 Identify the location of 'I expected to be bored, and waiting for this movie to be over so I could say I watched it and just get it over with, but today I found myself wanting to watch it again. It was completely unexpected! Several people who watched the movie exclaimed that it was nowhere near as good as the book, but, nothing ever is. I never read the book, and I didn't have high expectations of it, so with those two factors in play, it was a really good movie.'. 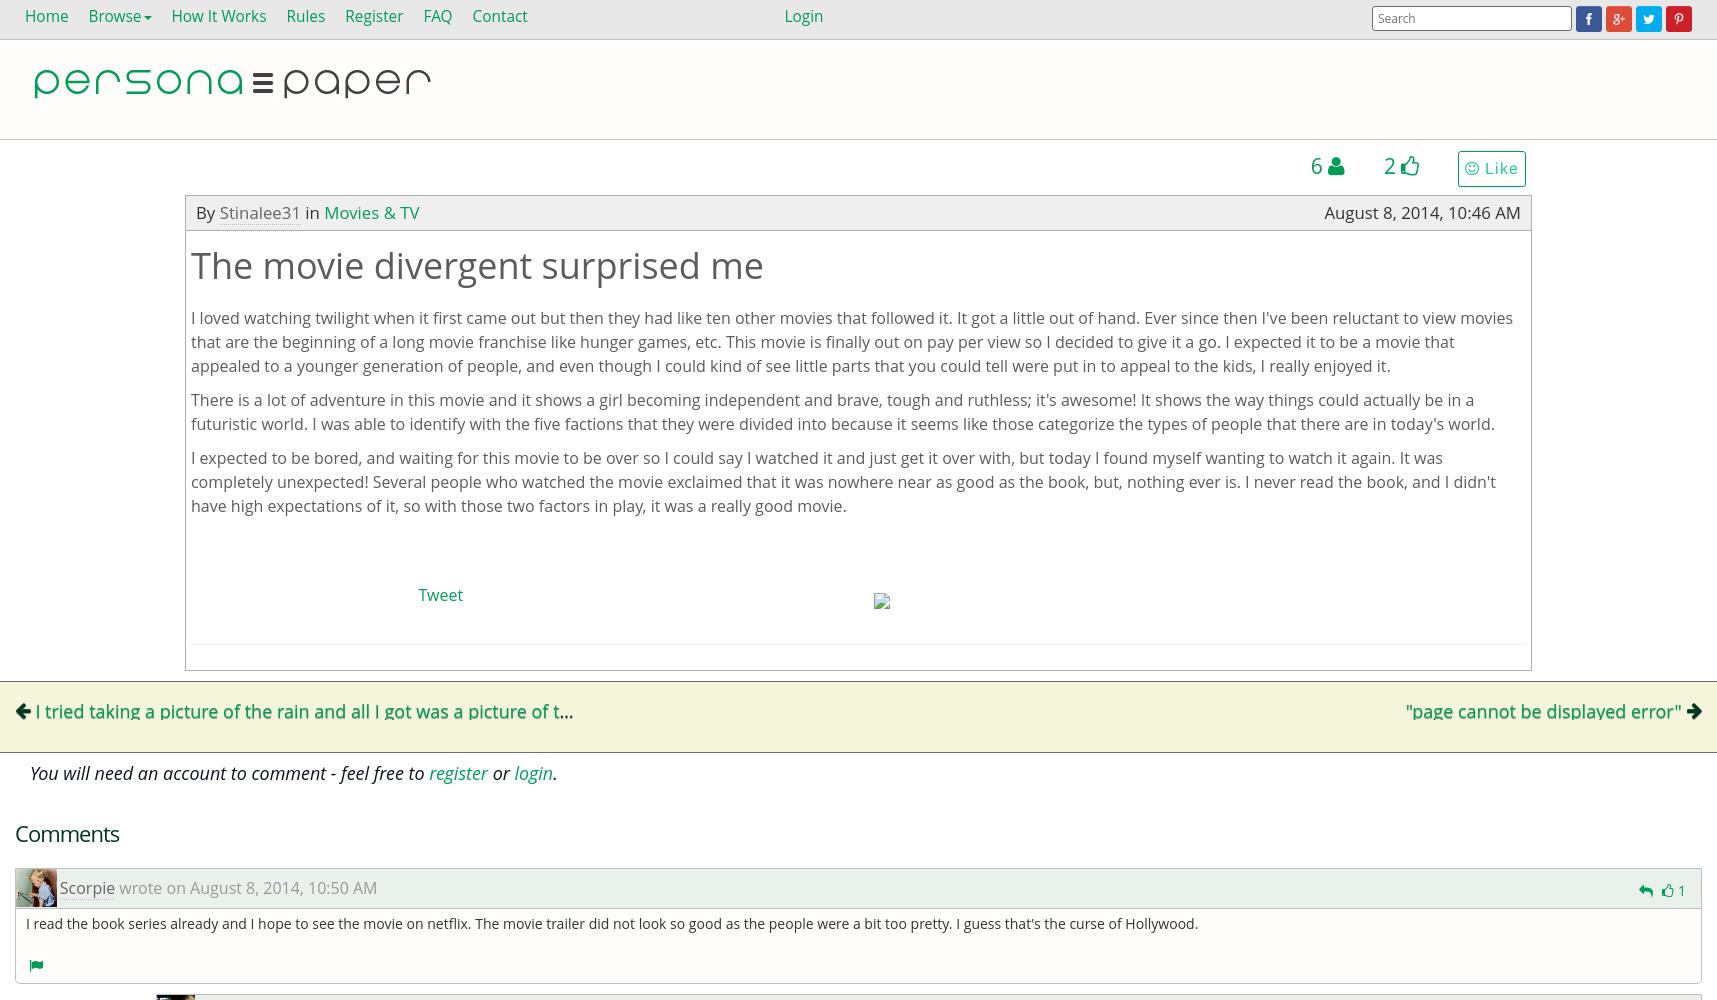
(842, 480).